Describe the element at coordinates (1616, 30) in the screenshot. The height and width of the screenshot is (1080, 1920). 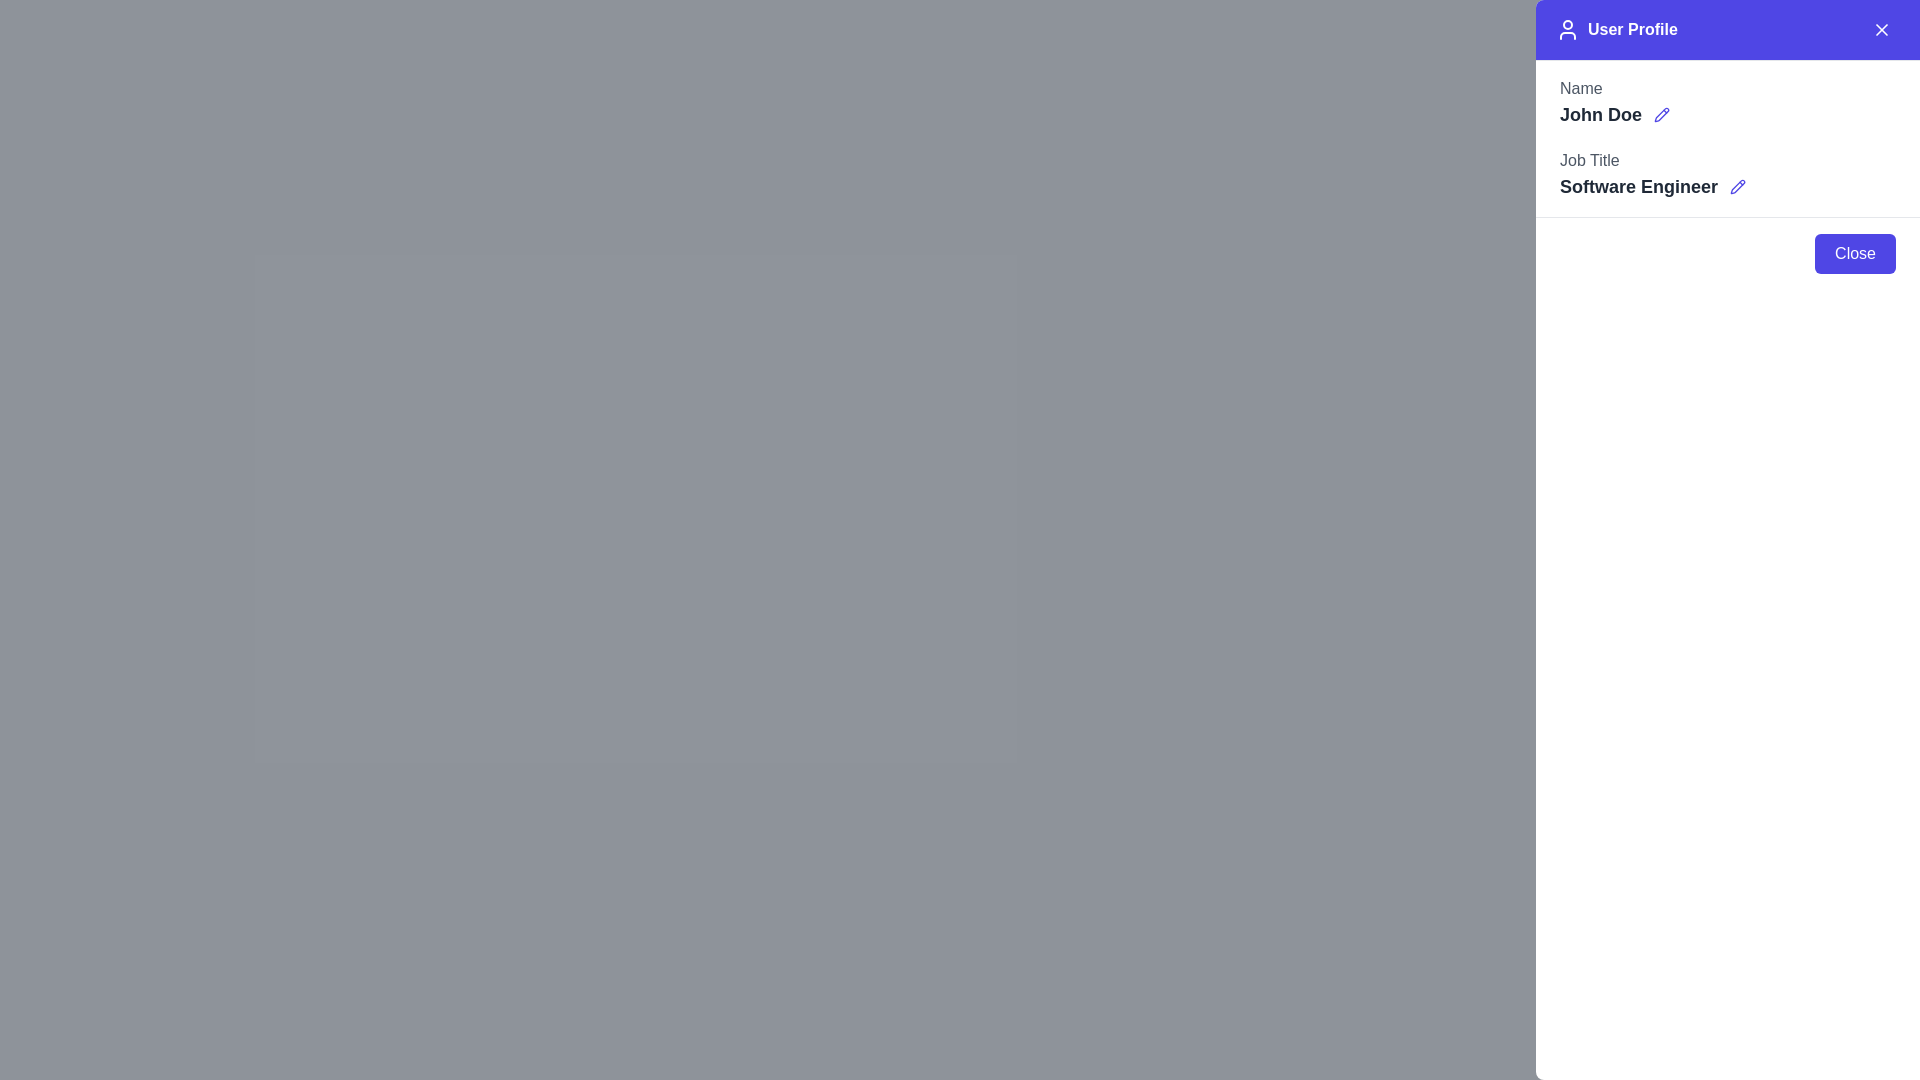
I see `the 'User Profile' text label with the user icon located in the header area of the navigation bar, styled with a blue background` at that location.